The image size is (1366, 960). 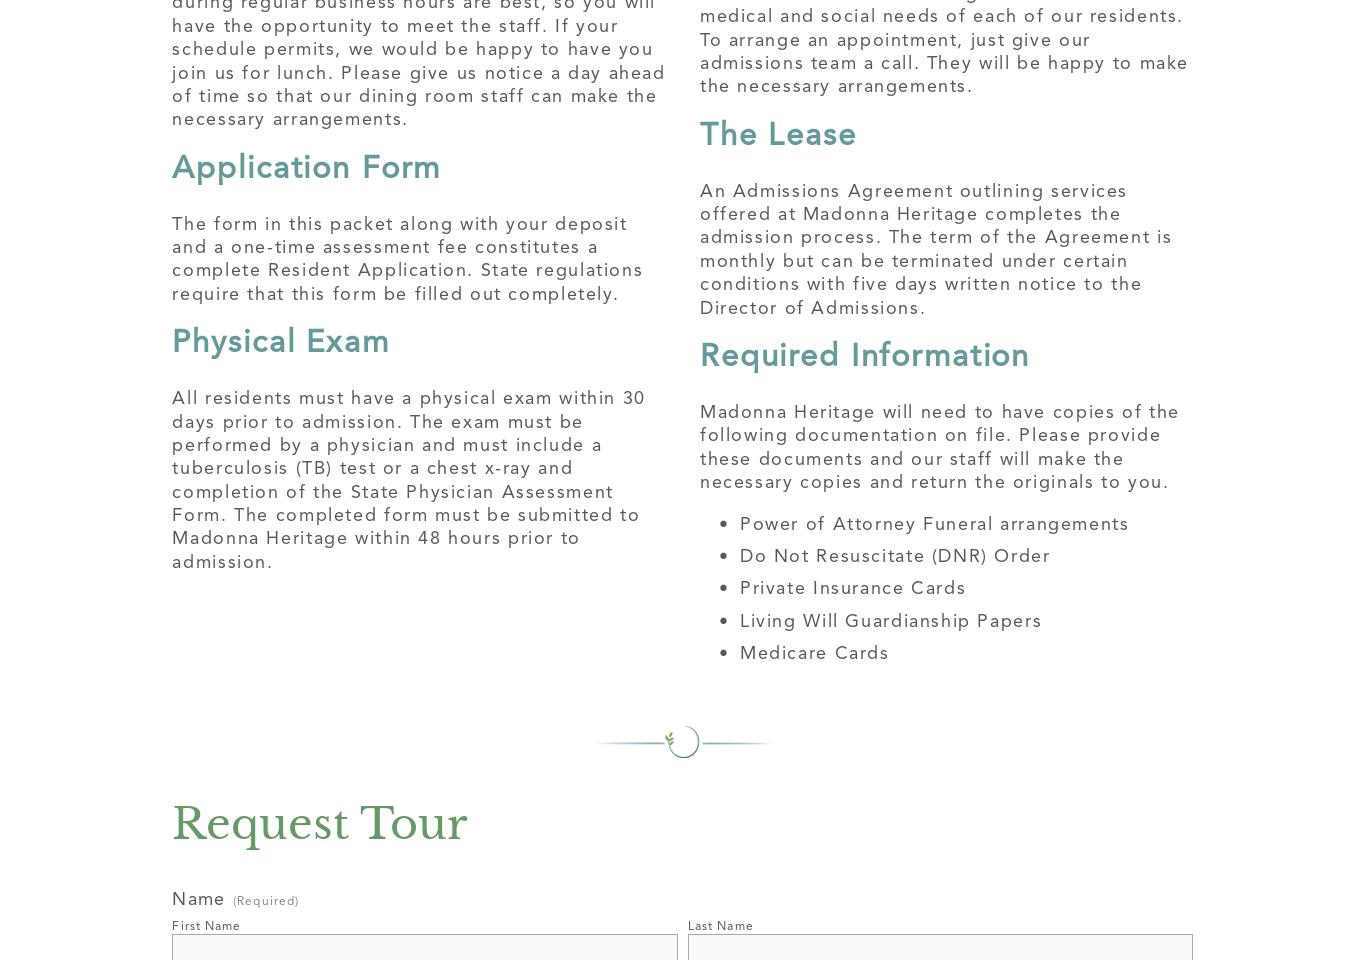 I want to click on 'Physical Exam', so click(x=170, y=340).